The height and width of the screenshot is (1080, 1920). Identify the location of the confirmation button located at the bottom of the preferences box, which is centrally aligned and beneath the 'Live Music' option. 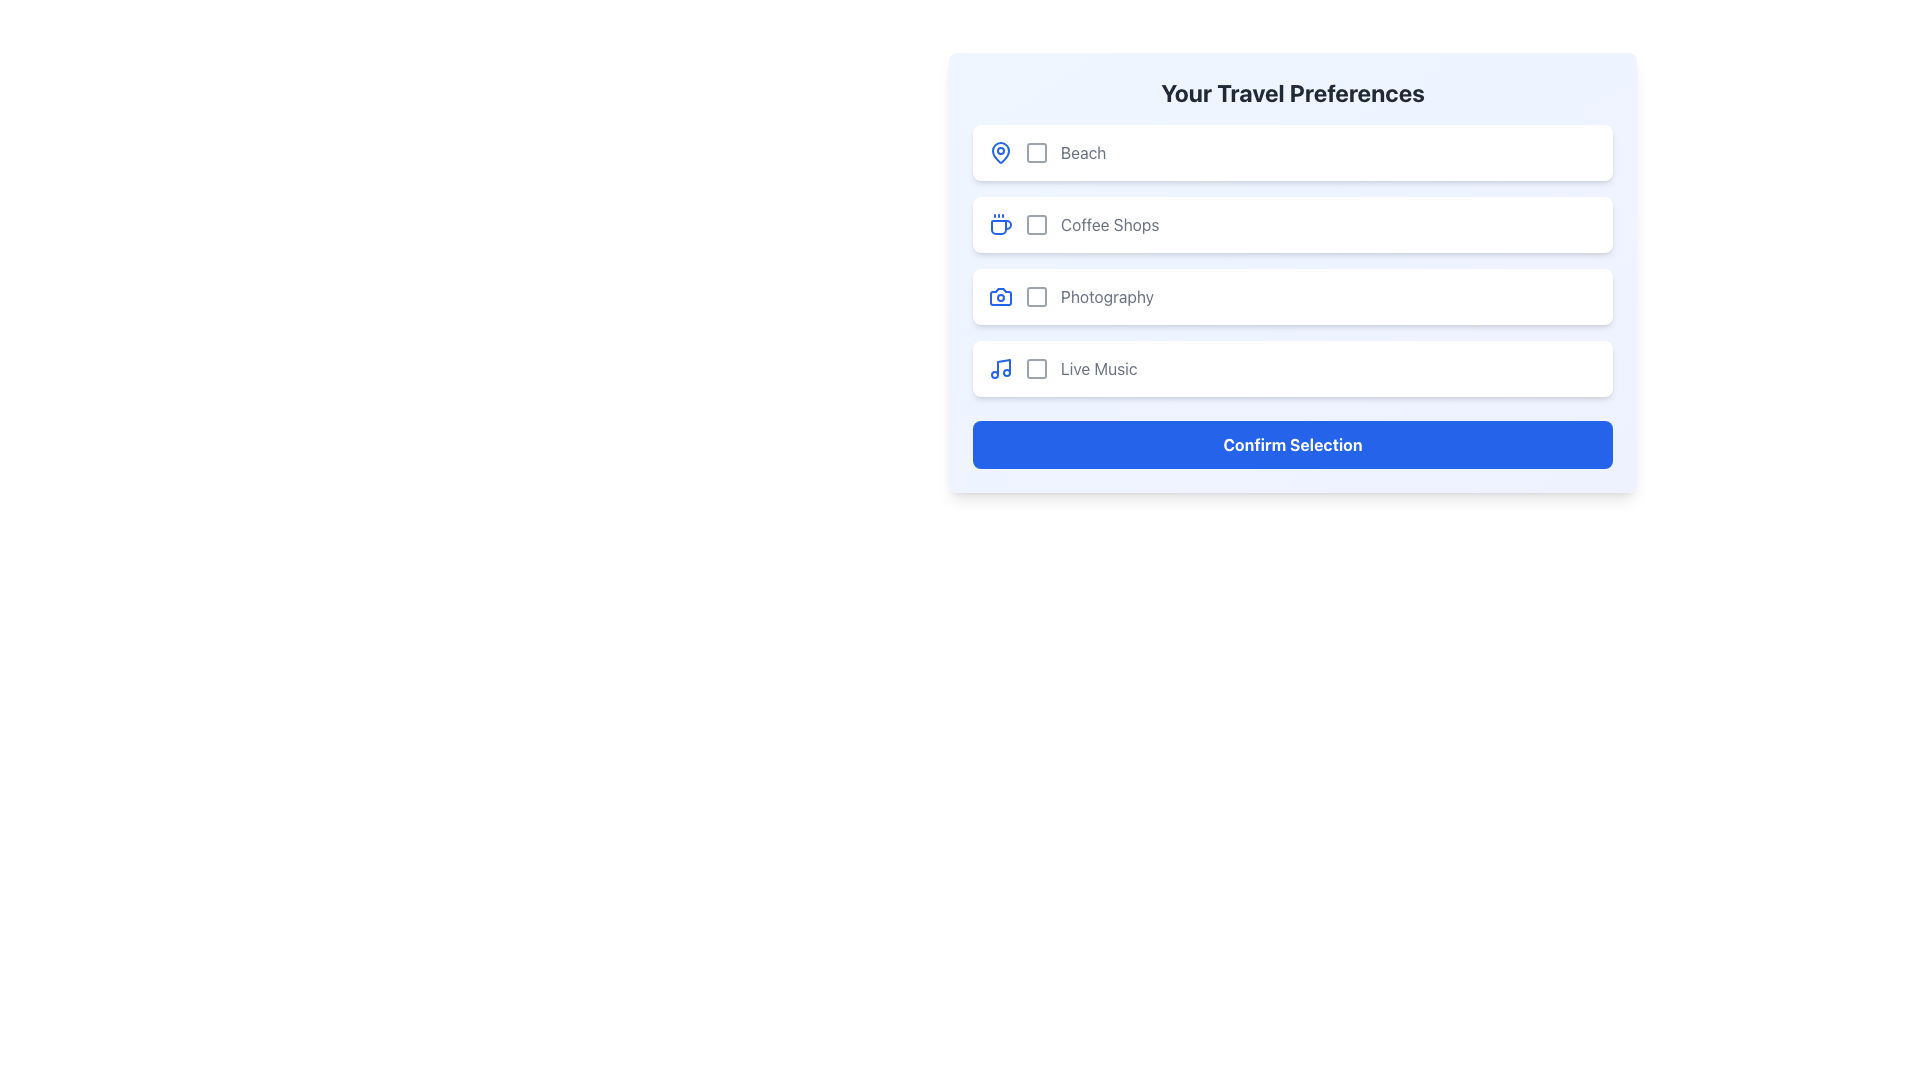
(1292, 443).